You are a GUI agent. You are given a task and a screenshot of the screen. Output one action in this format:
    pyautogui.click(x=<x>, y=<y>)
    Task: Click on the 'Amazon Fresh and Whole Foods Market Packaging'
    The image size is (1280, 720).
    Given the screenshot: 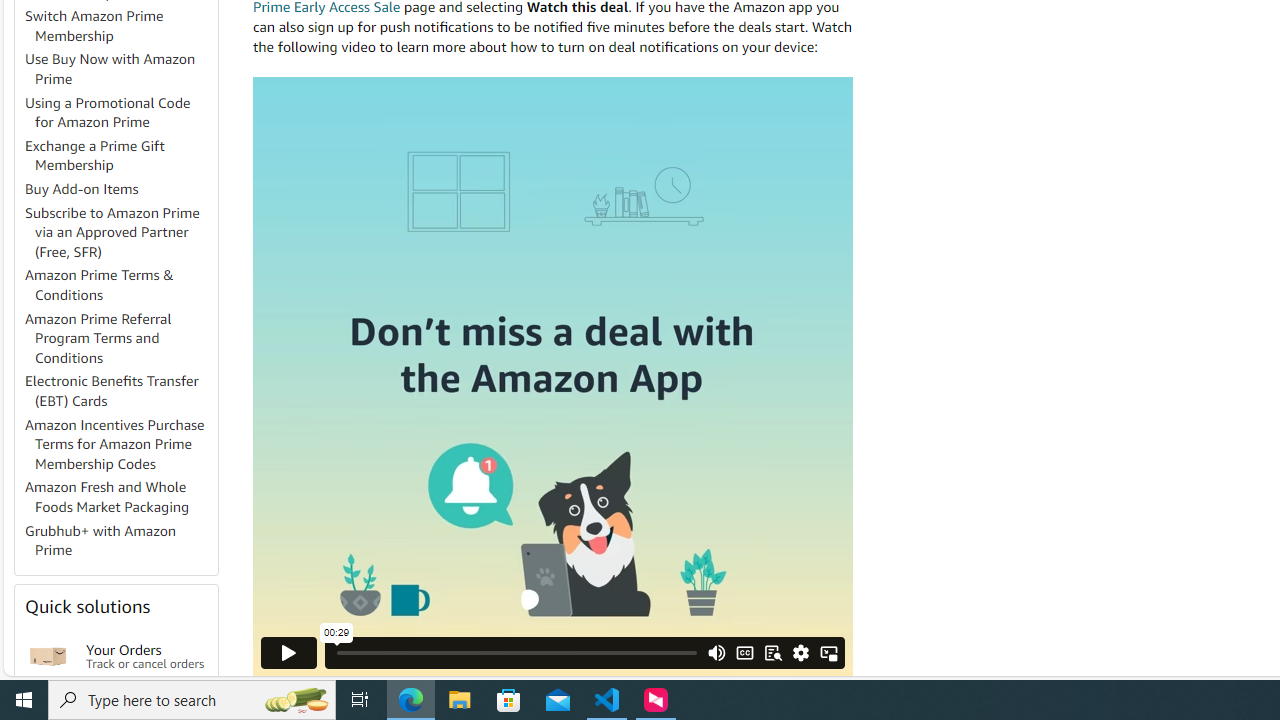 What is the action you would take?
    pyautogui.click(x=119, y=496)
    